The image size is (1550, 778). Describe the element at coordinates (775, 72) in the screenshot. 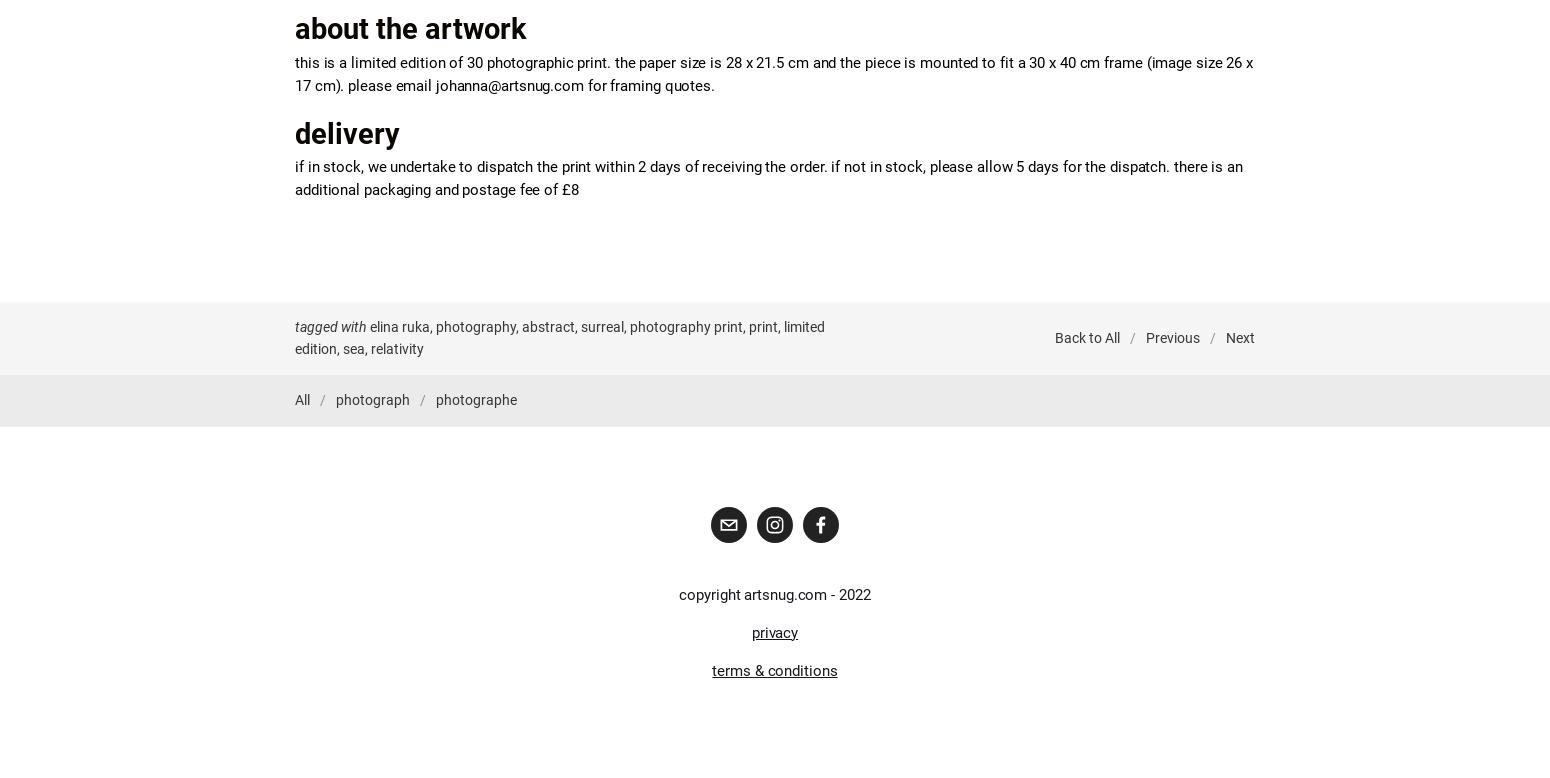

I see `'this is a limited edition of 30 photographic print. the paper size is 28 x 21.5 cm and the piece is mounted to fit a 30 x 40 cm frame (image size 26 x 17 cm). please email johanna@artsnug.com for framing quotes.'` at that location.